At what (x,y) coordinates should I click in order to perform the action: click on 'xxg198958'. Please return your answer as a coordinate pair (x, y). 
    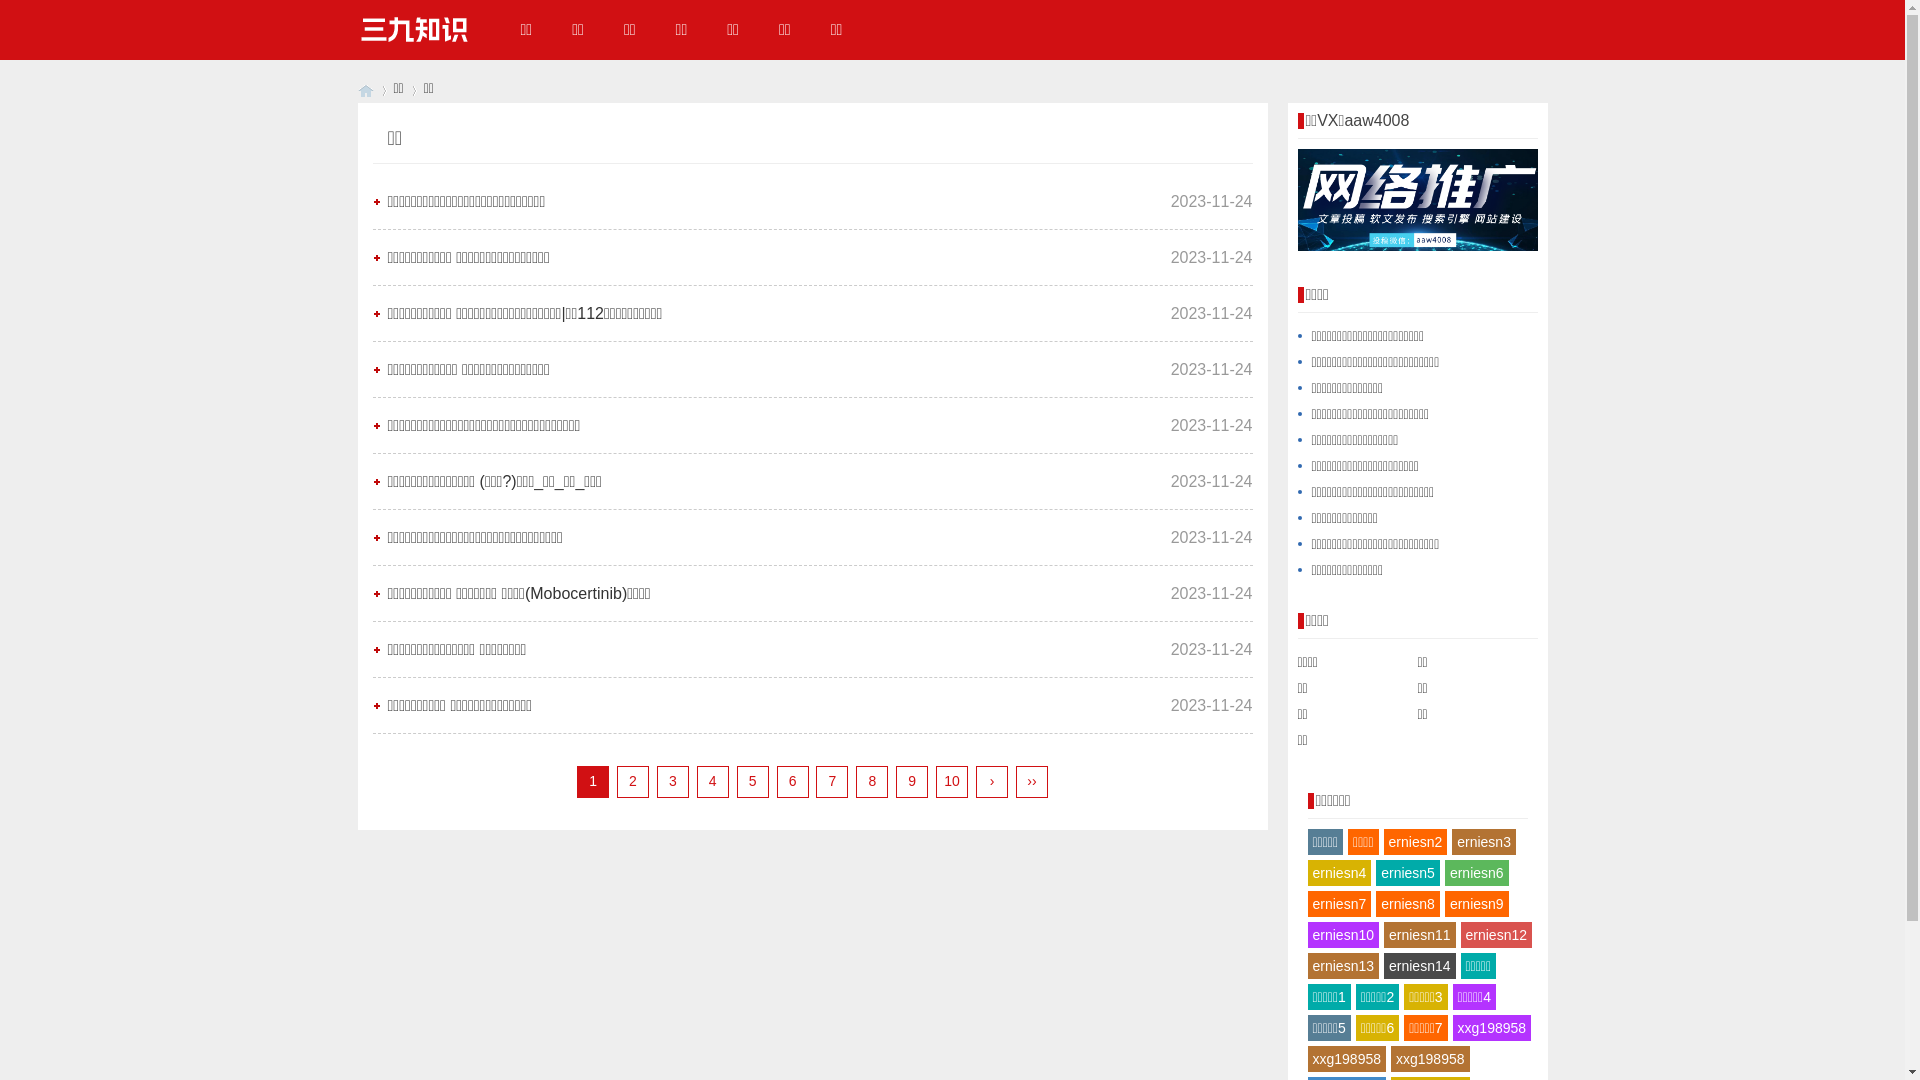
    Looking at the image, I should click on (1492, 1028).